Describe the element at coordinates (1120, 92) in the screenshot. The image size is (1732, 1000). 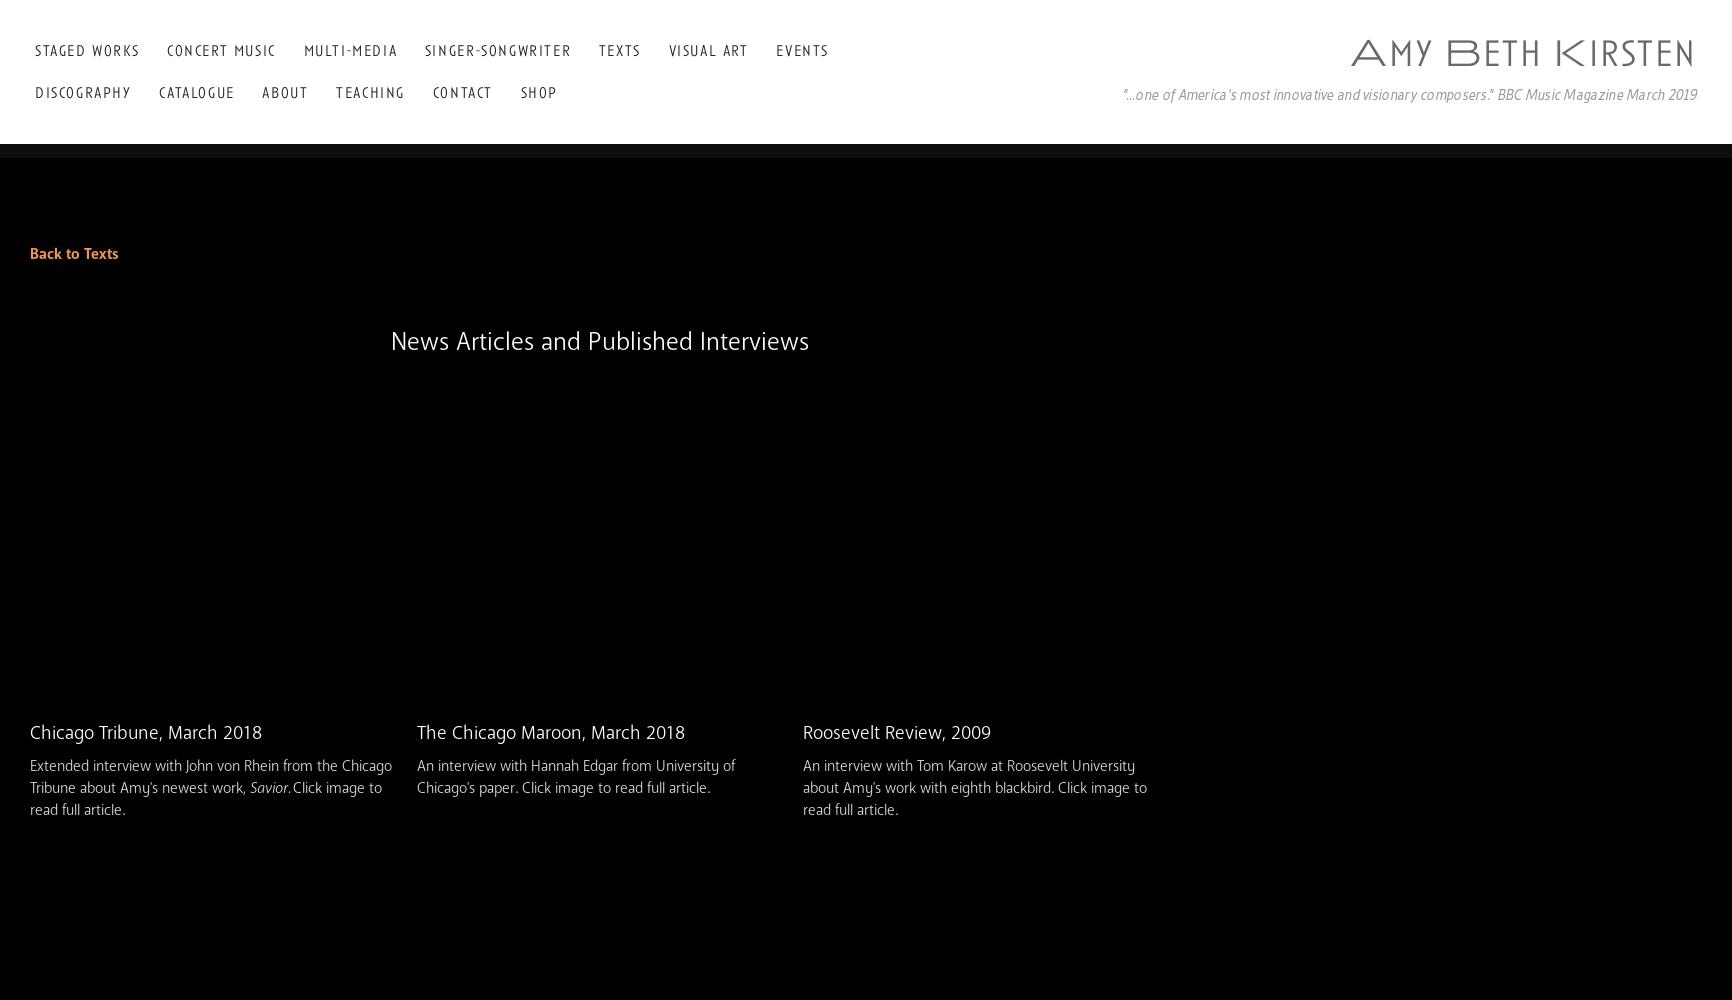
I see `'"...one of America's most innovative and visionary composers." BBC Music Magazine March 2019'` at that location.